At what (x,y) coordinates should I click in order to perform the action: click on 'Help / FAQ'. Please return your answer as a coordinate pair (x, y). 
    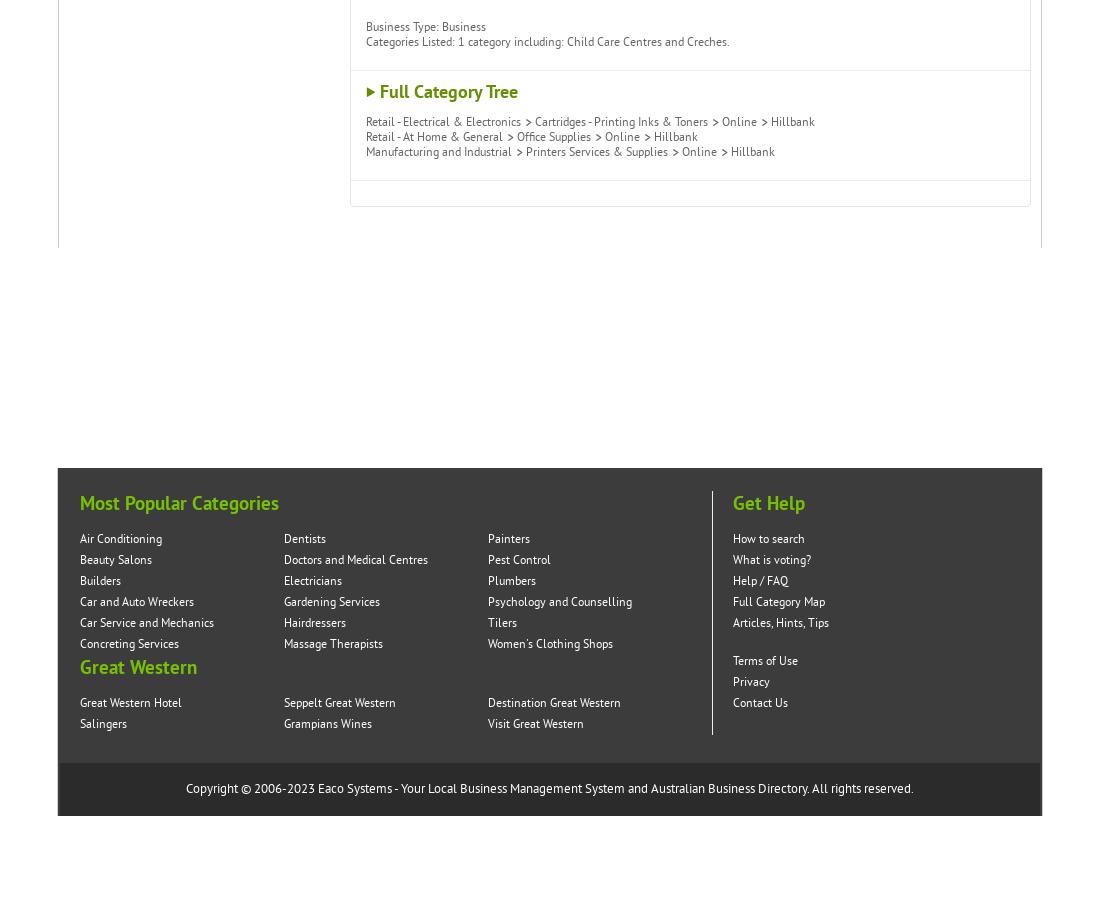
    Looking at the image, I should click on (760, 580).